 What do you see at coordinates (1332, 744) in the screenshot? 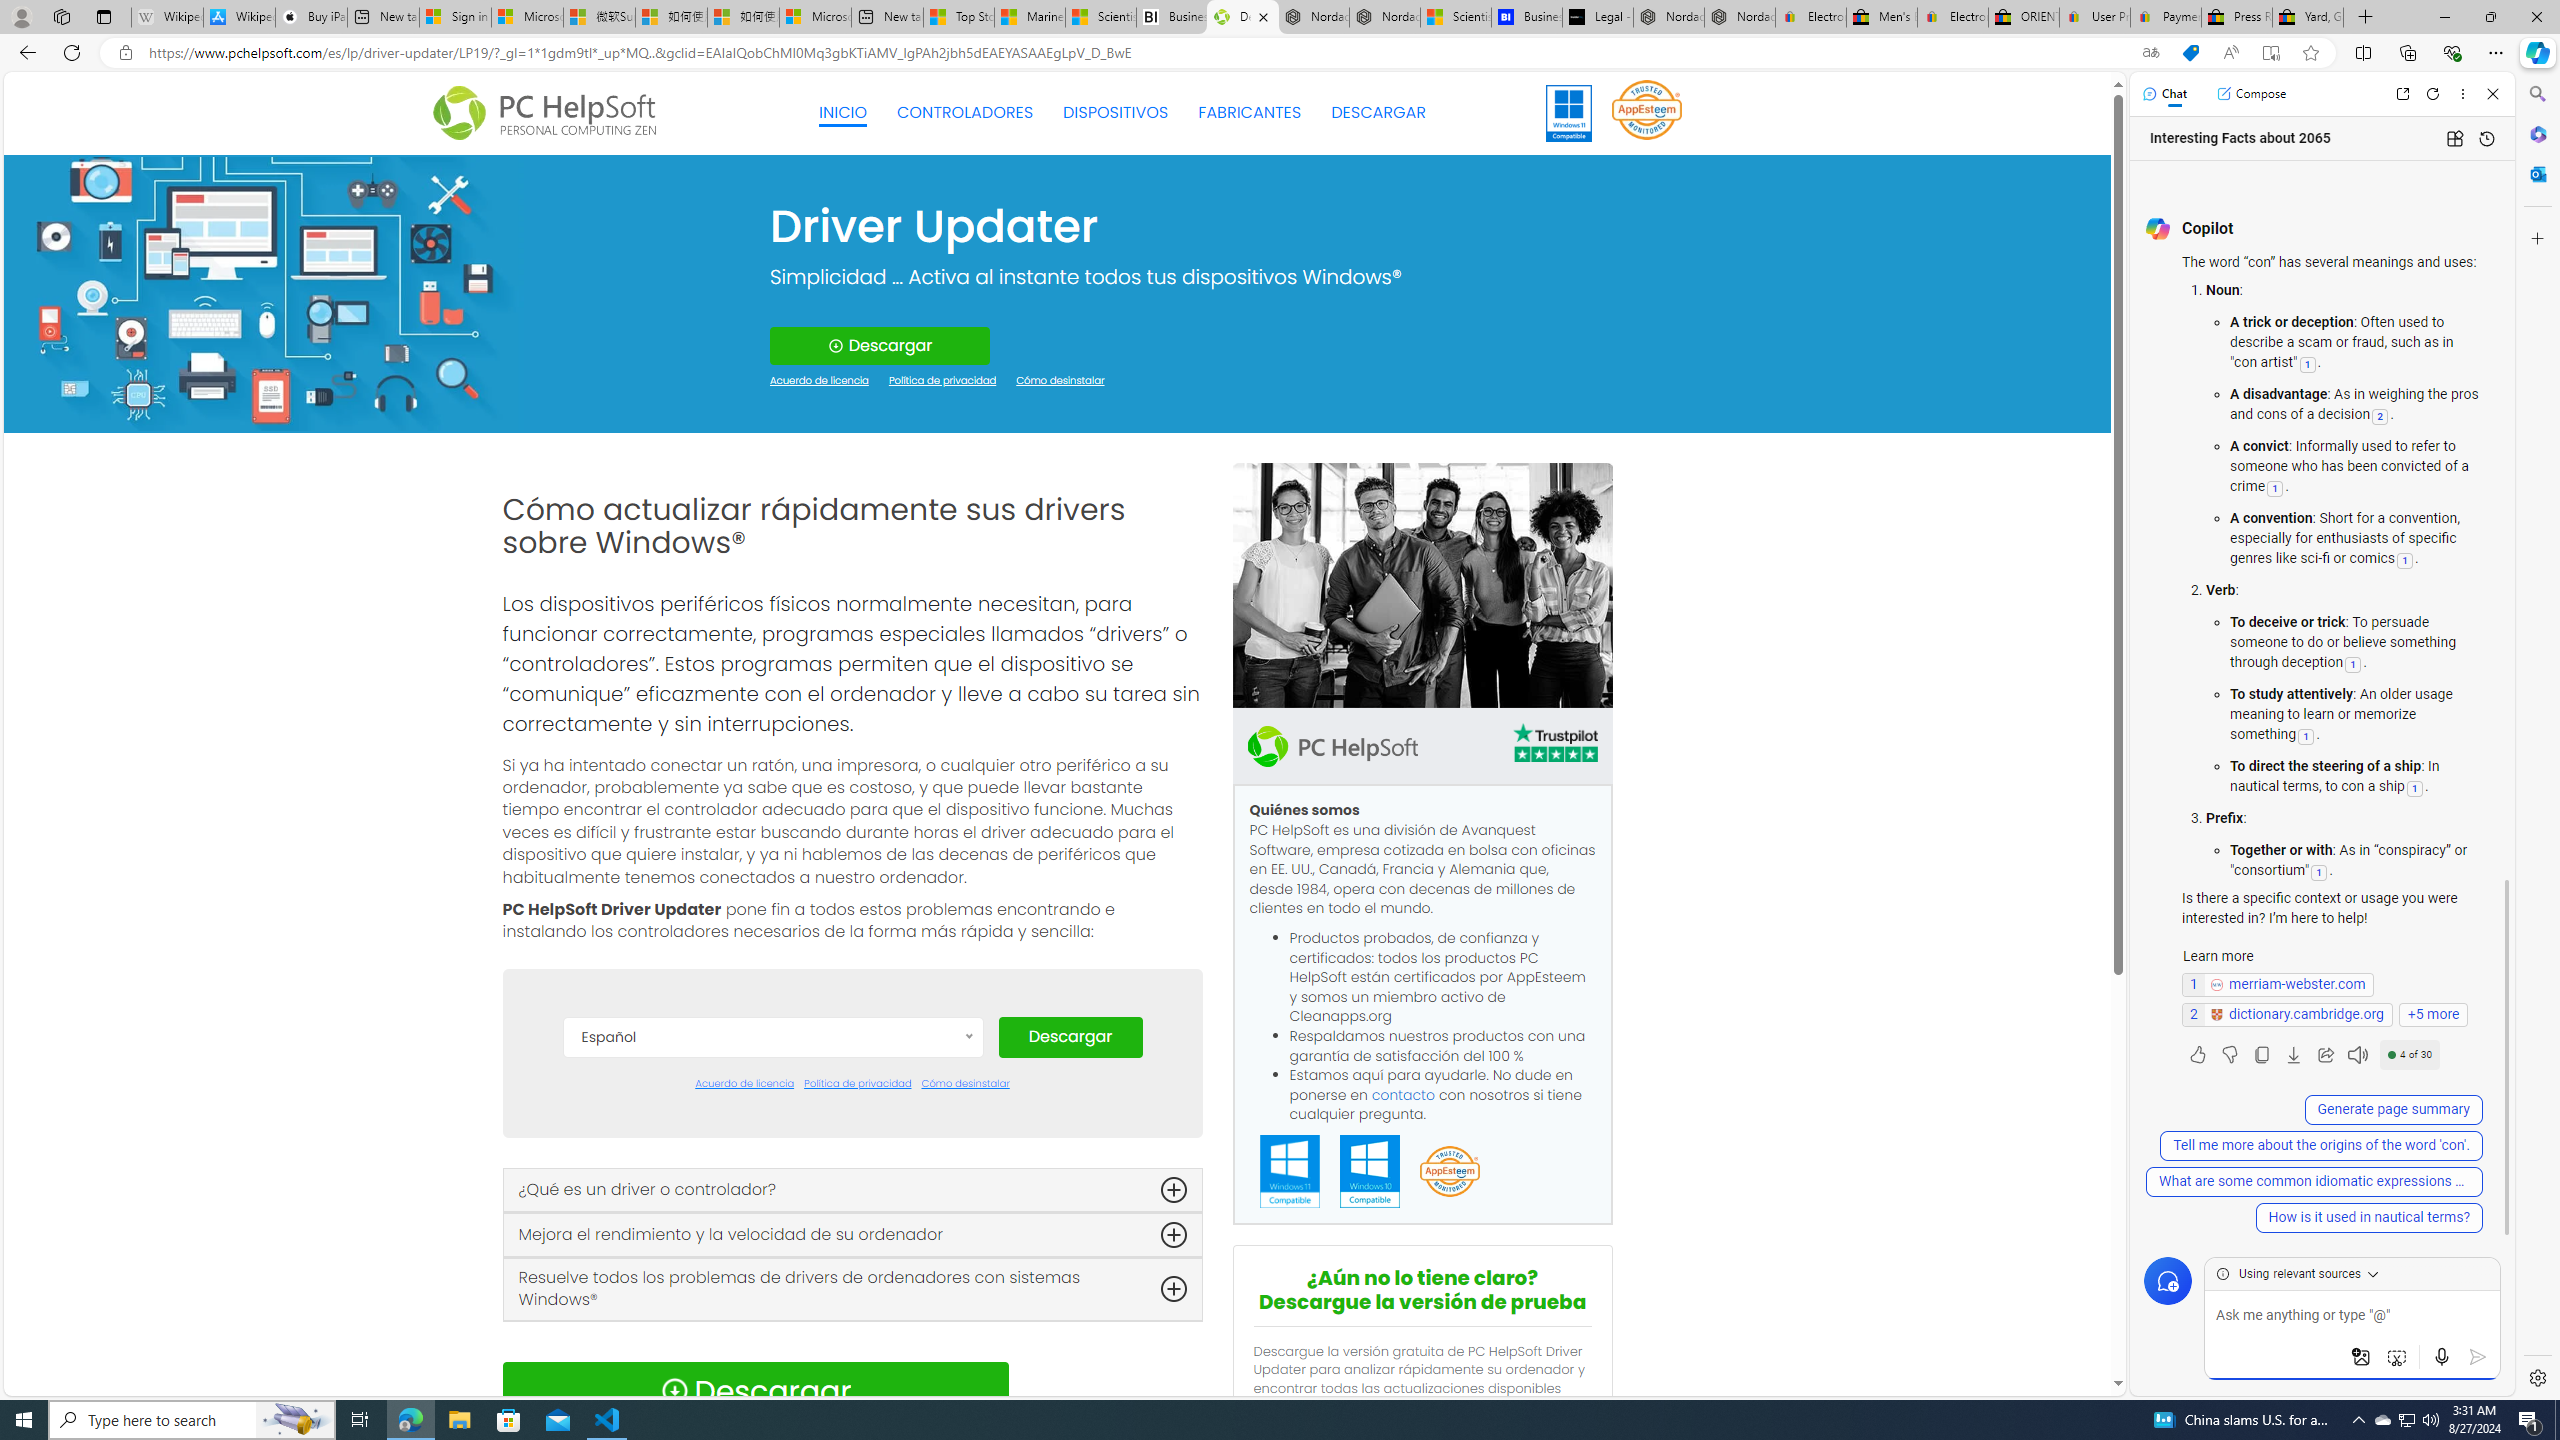
I see `'PCHelpsoft'` at bounding box center [1332, 744].